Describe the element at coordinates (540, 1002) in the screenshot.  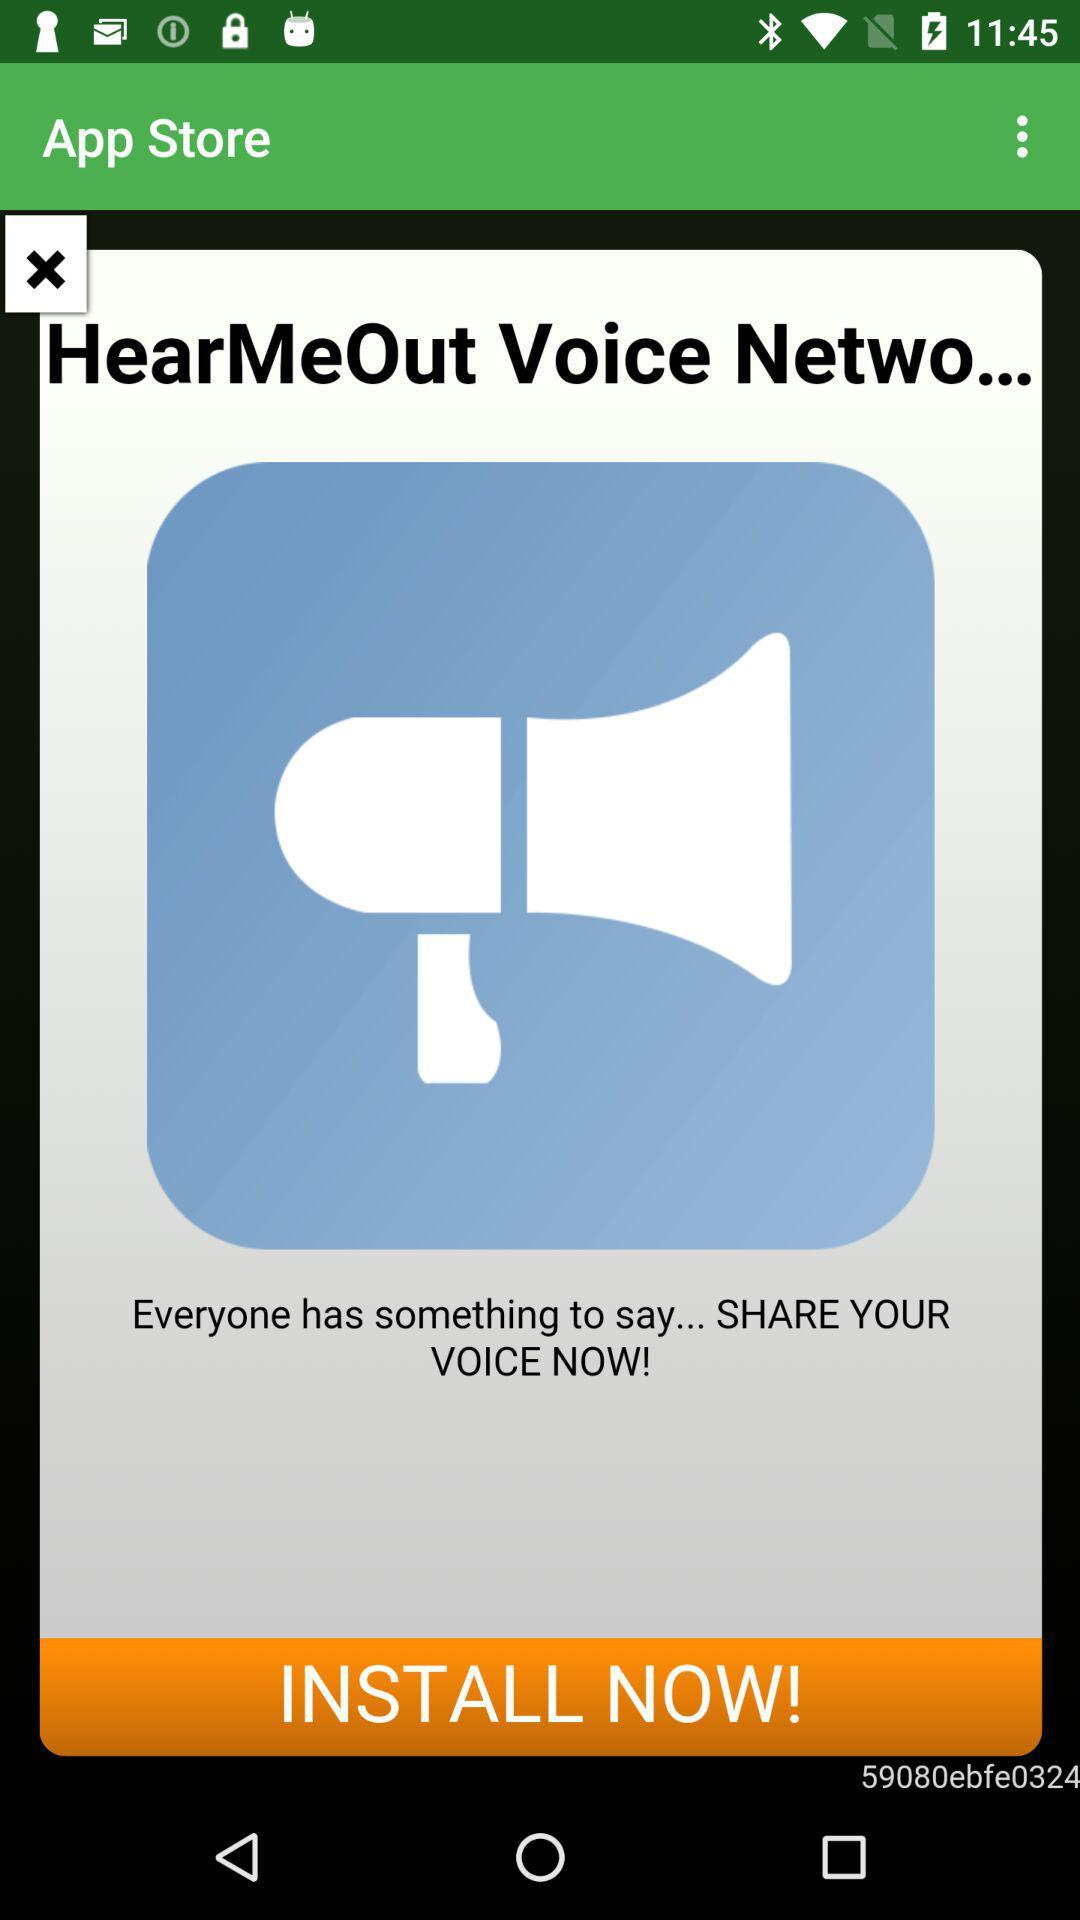
I see `install application` at that location.